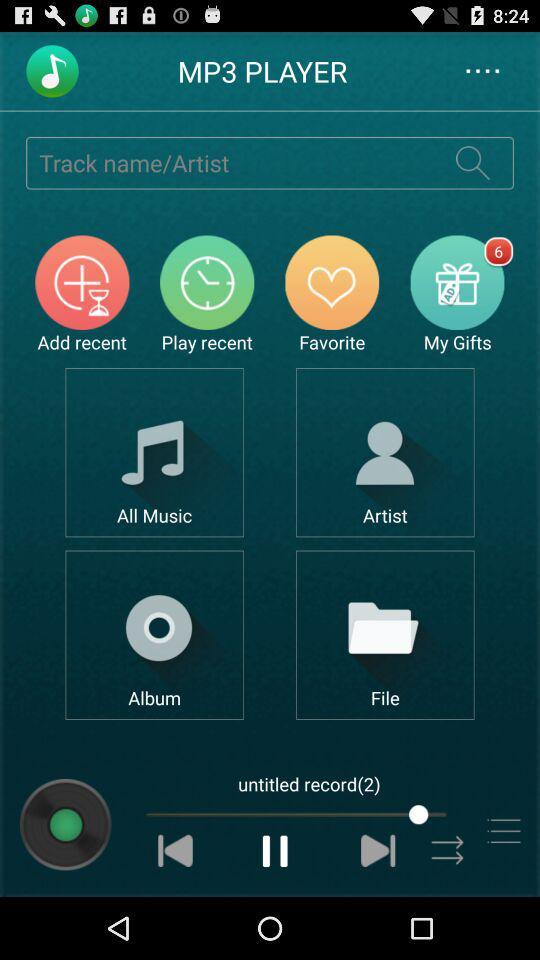  Describe the element at coordinates (385, 452) in the screenshot. I see `open artist` at that location.